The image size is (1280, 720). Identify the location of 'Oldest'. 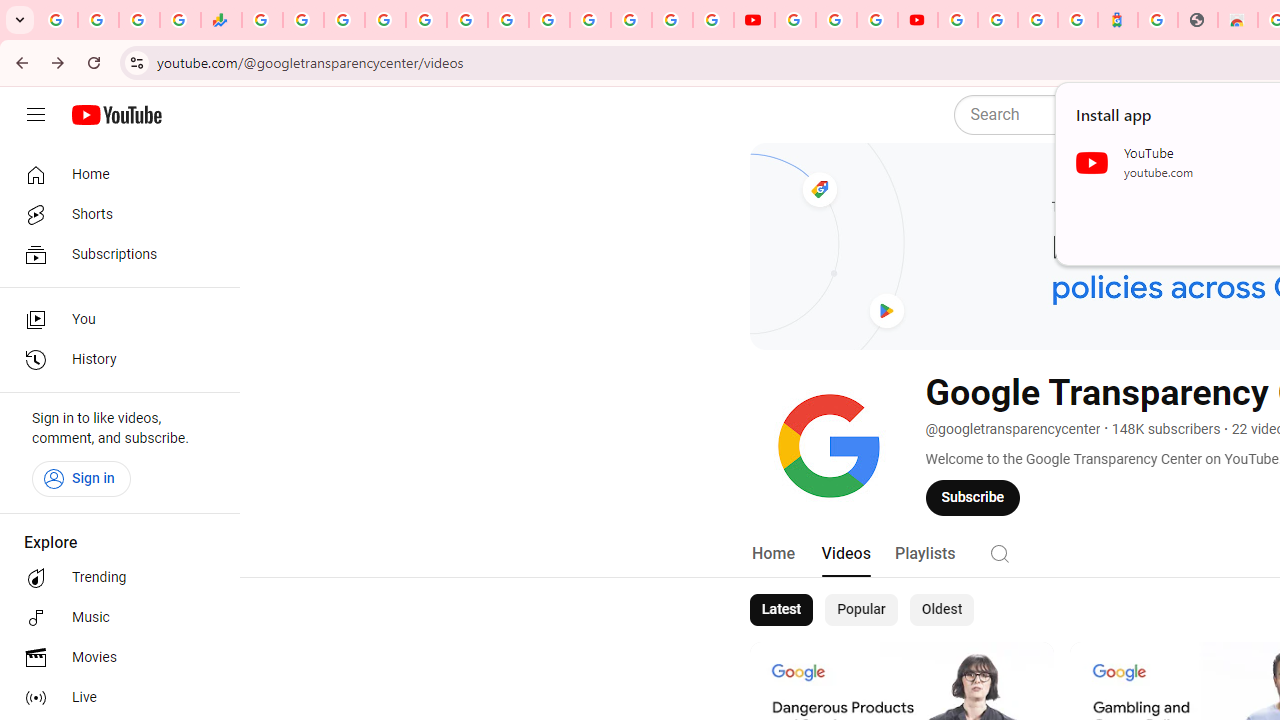
(940, 608).